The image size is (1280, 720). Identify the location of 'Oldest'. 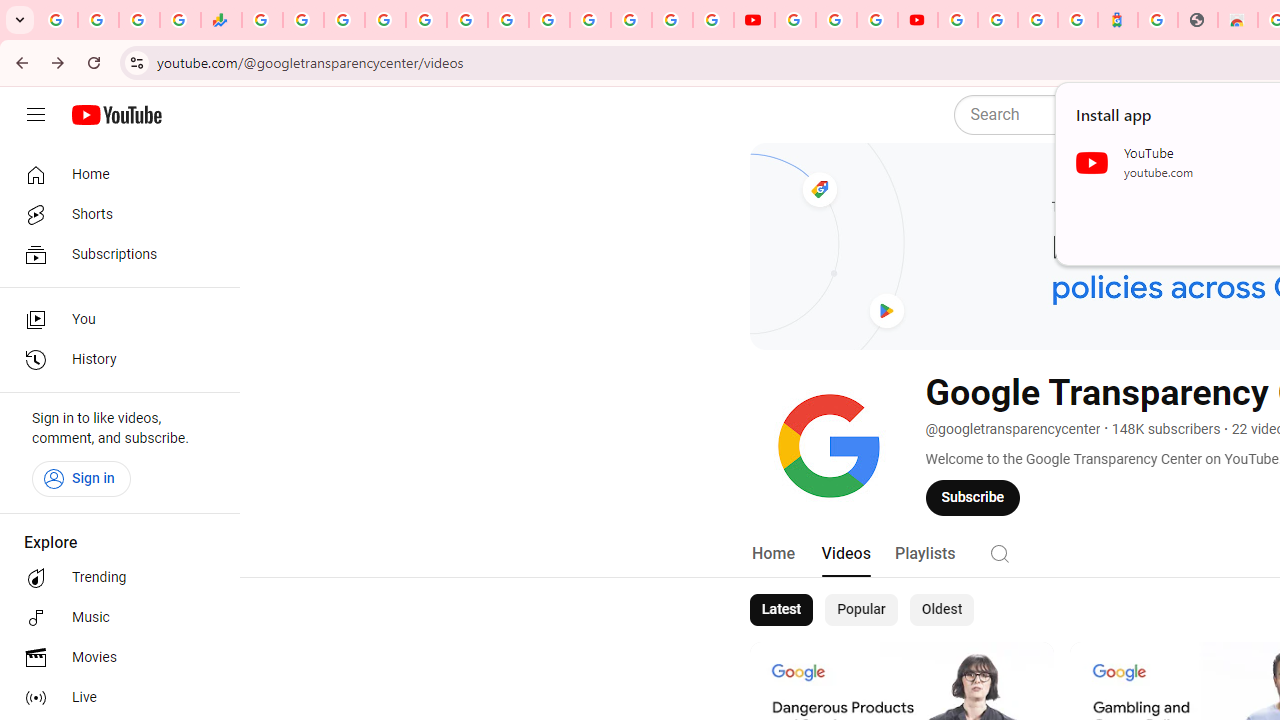
(940, 608).